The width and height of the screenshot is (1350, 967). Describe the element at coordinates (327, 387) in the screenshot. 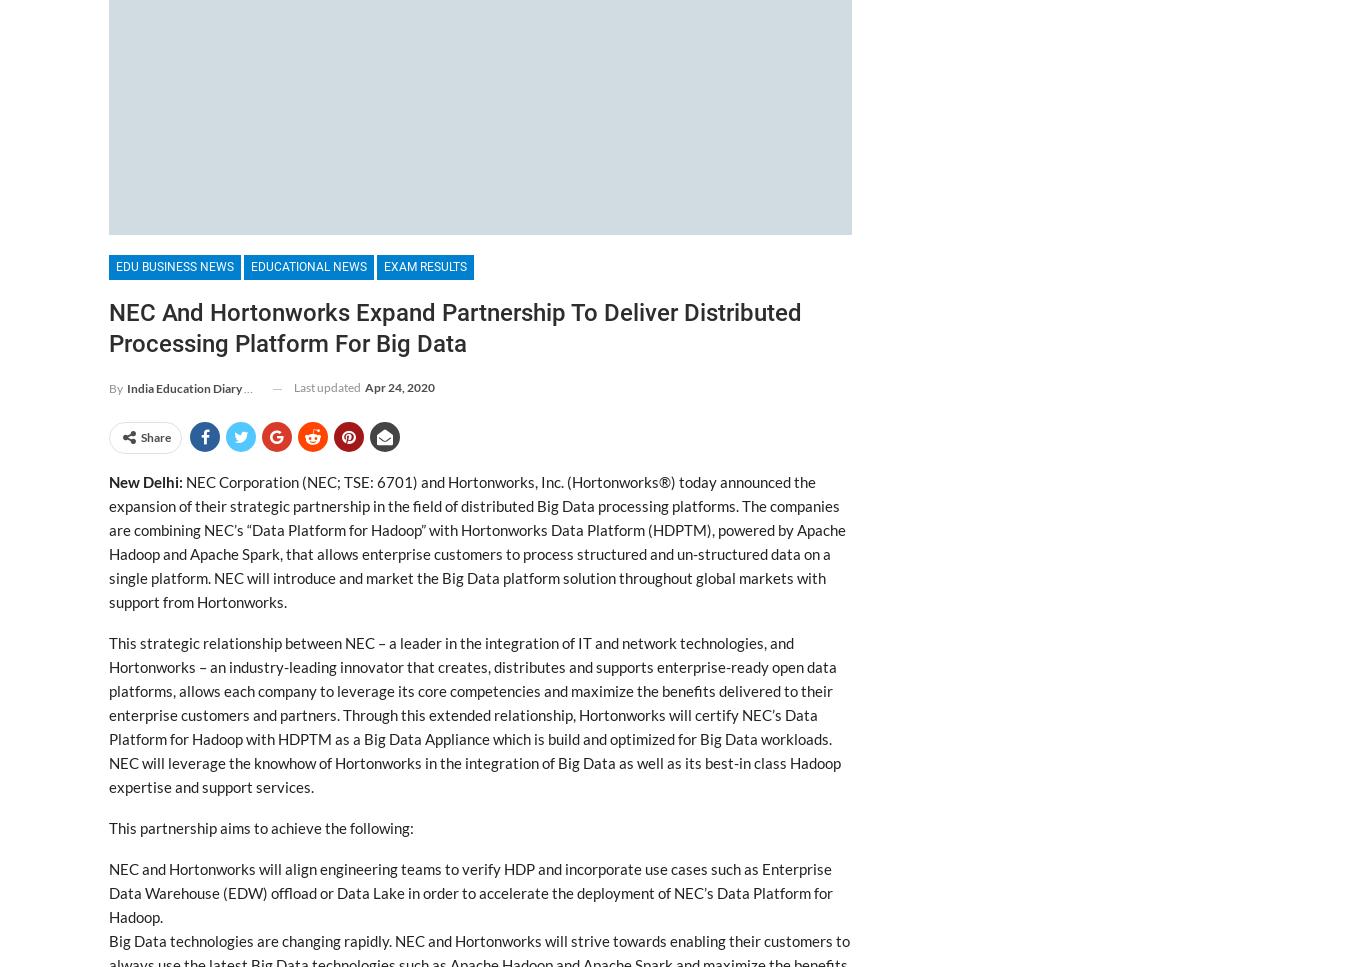

I see `'Last updated'` at that location.